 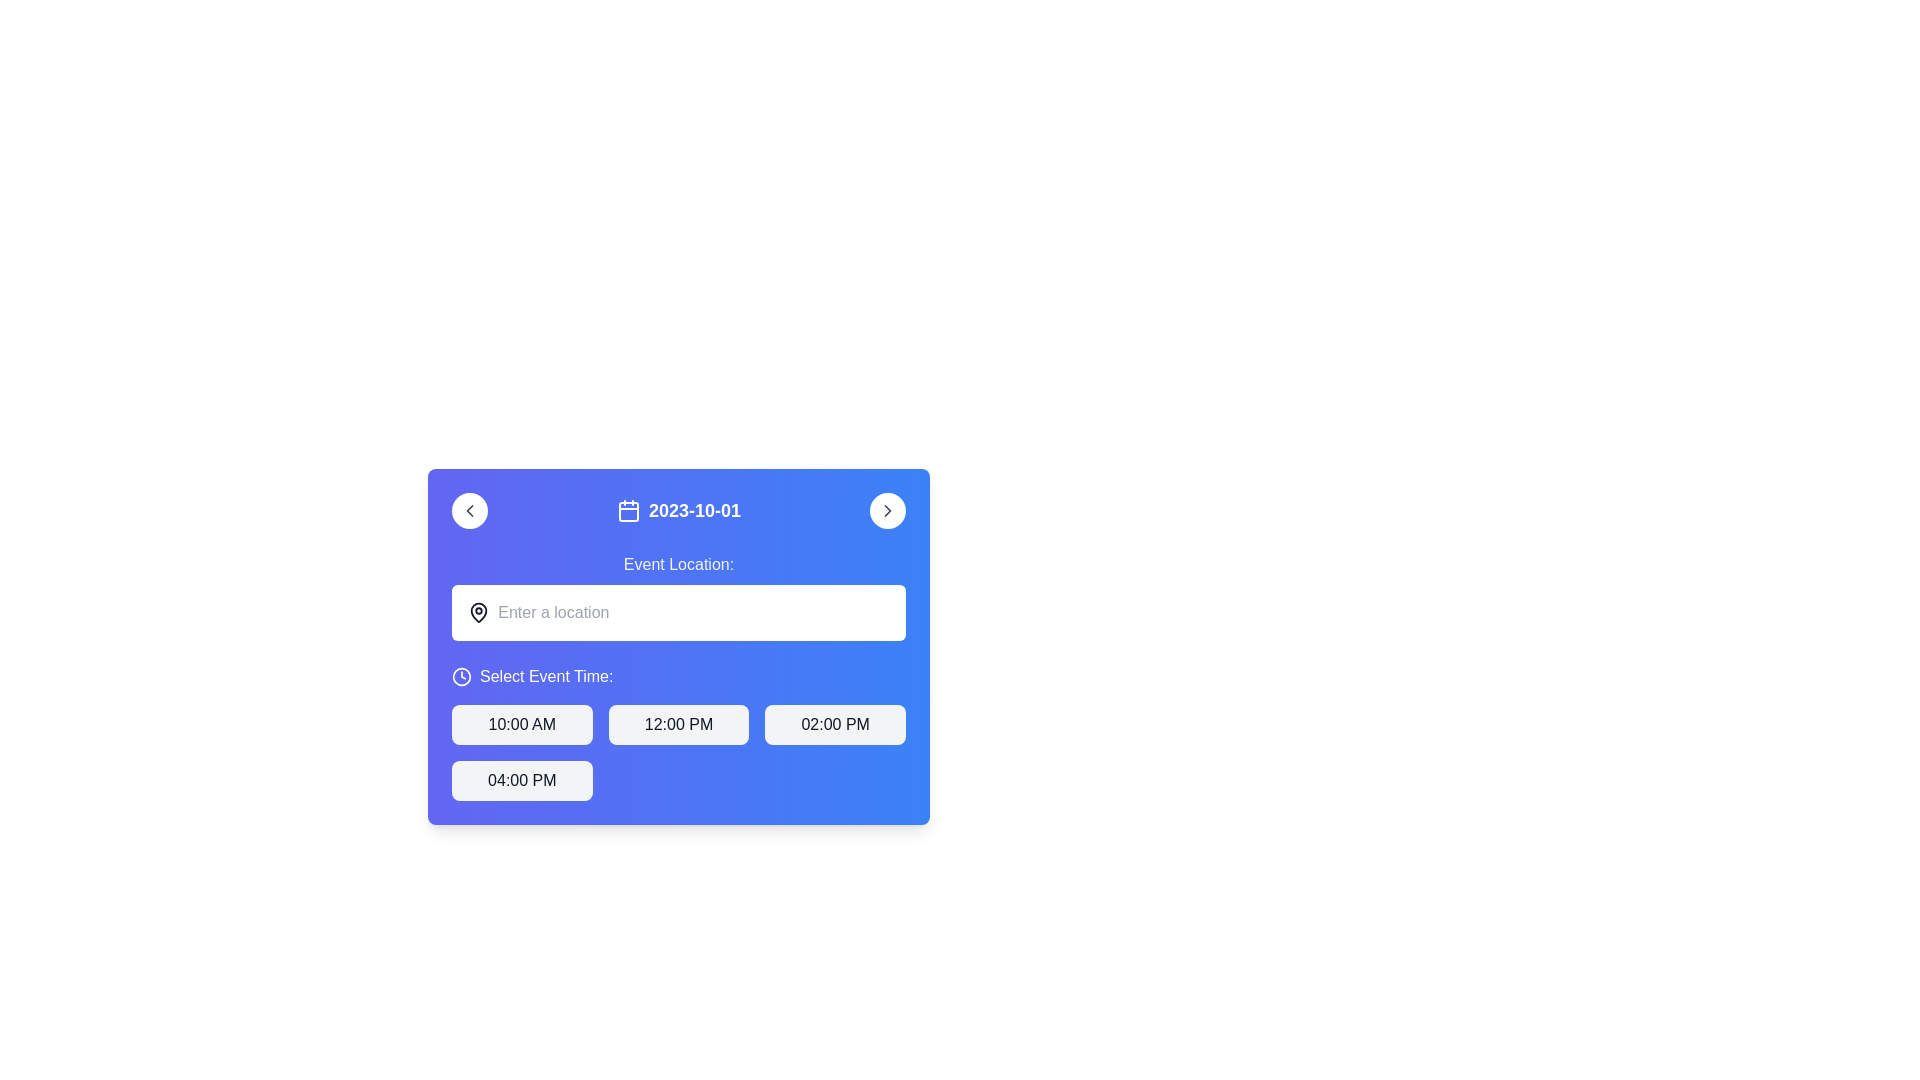 I want to click on the small pin icon, which is a minimalistic map pin located near the left side of the 'Enter a location' input field in the 'Event Location' section, so click(x=478, y=612).